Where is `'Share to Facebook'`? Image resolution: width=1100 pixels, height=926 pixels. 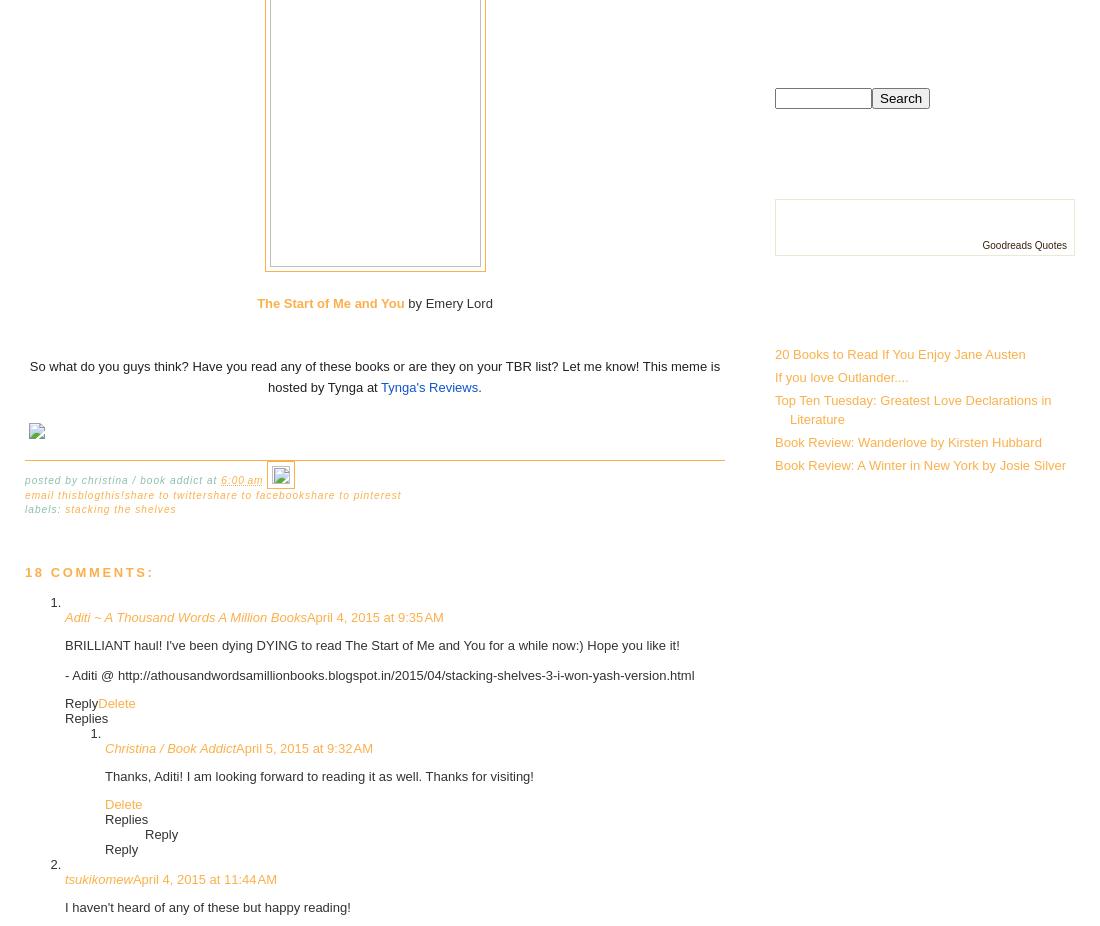
'Share to Facebook' is located at coordinates (207, 493).